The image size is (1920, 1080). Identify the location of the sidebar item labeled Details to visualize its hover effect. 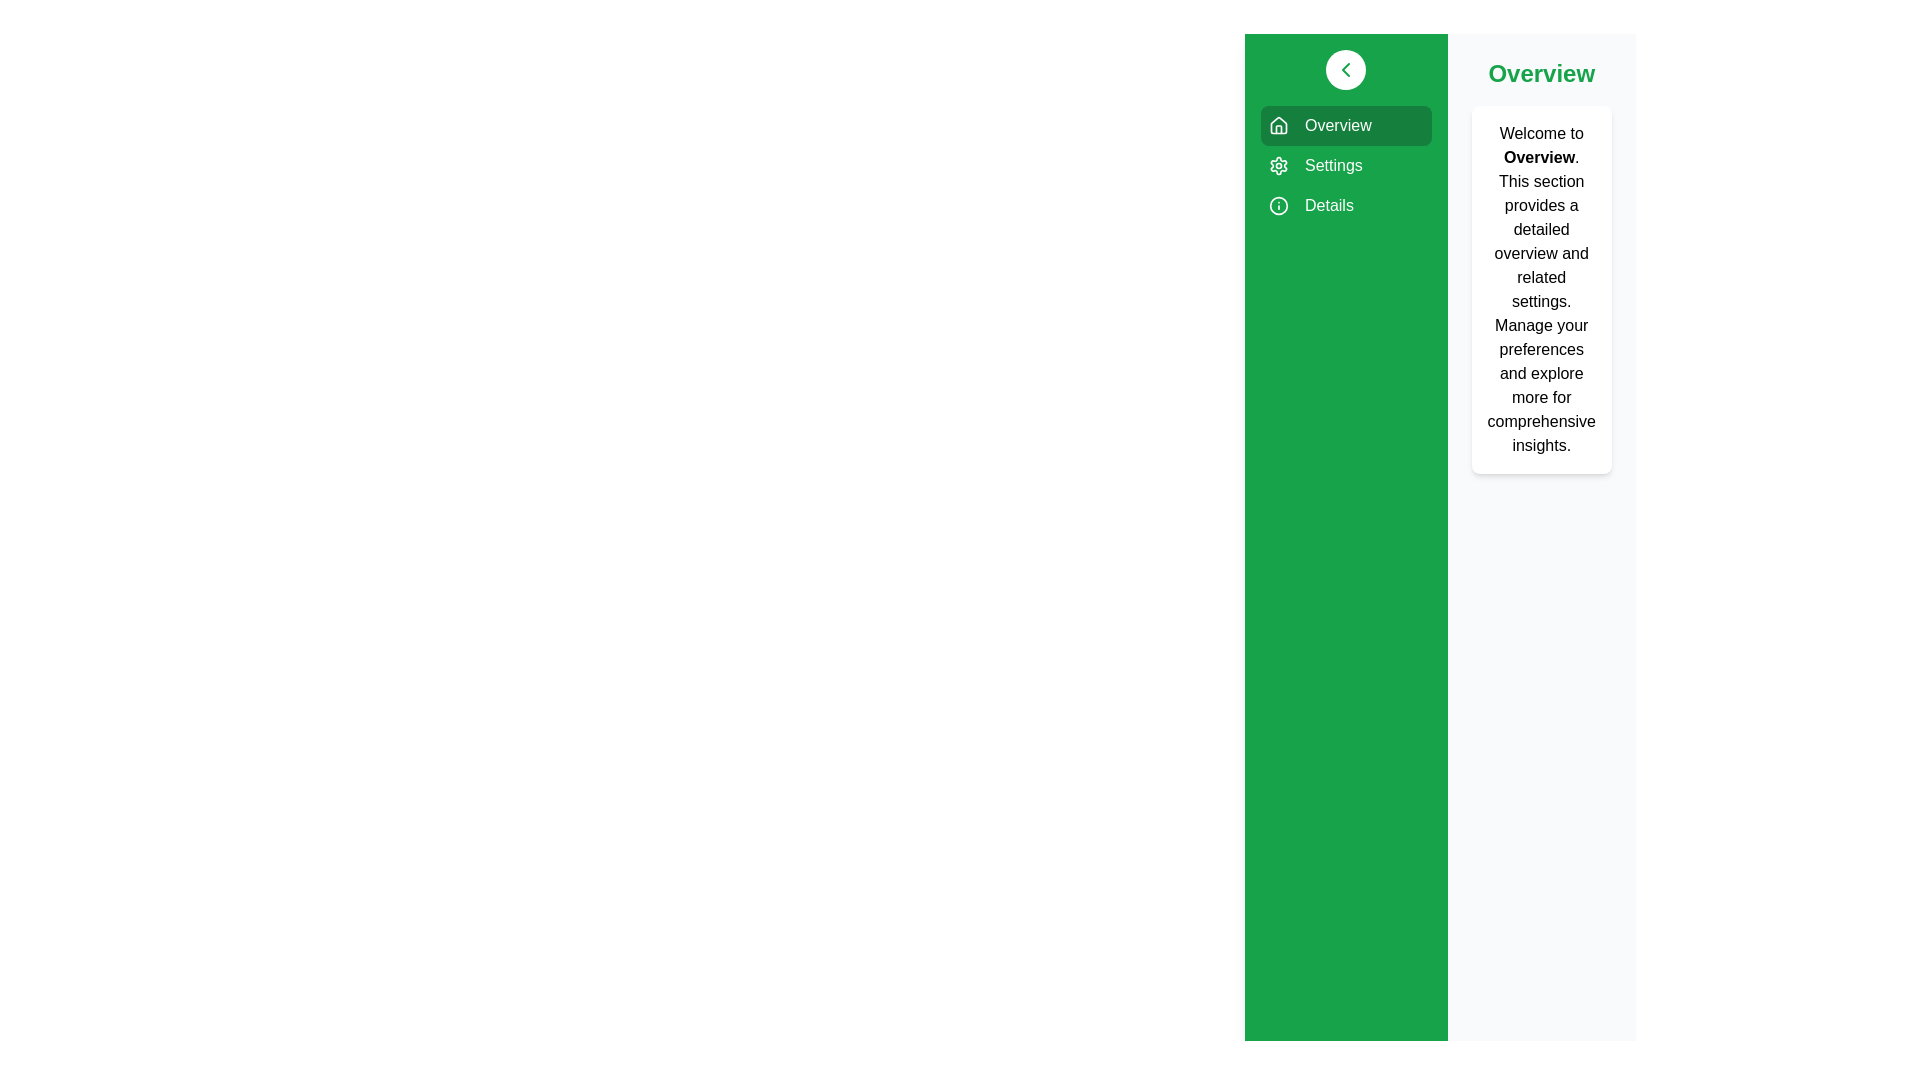
(1346, 205).